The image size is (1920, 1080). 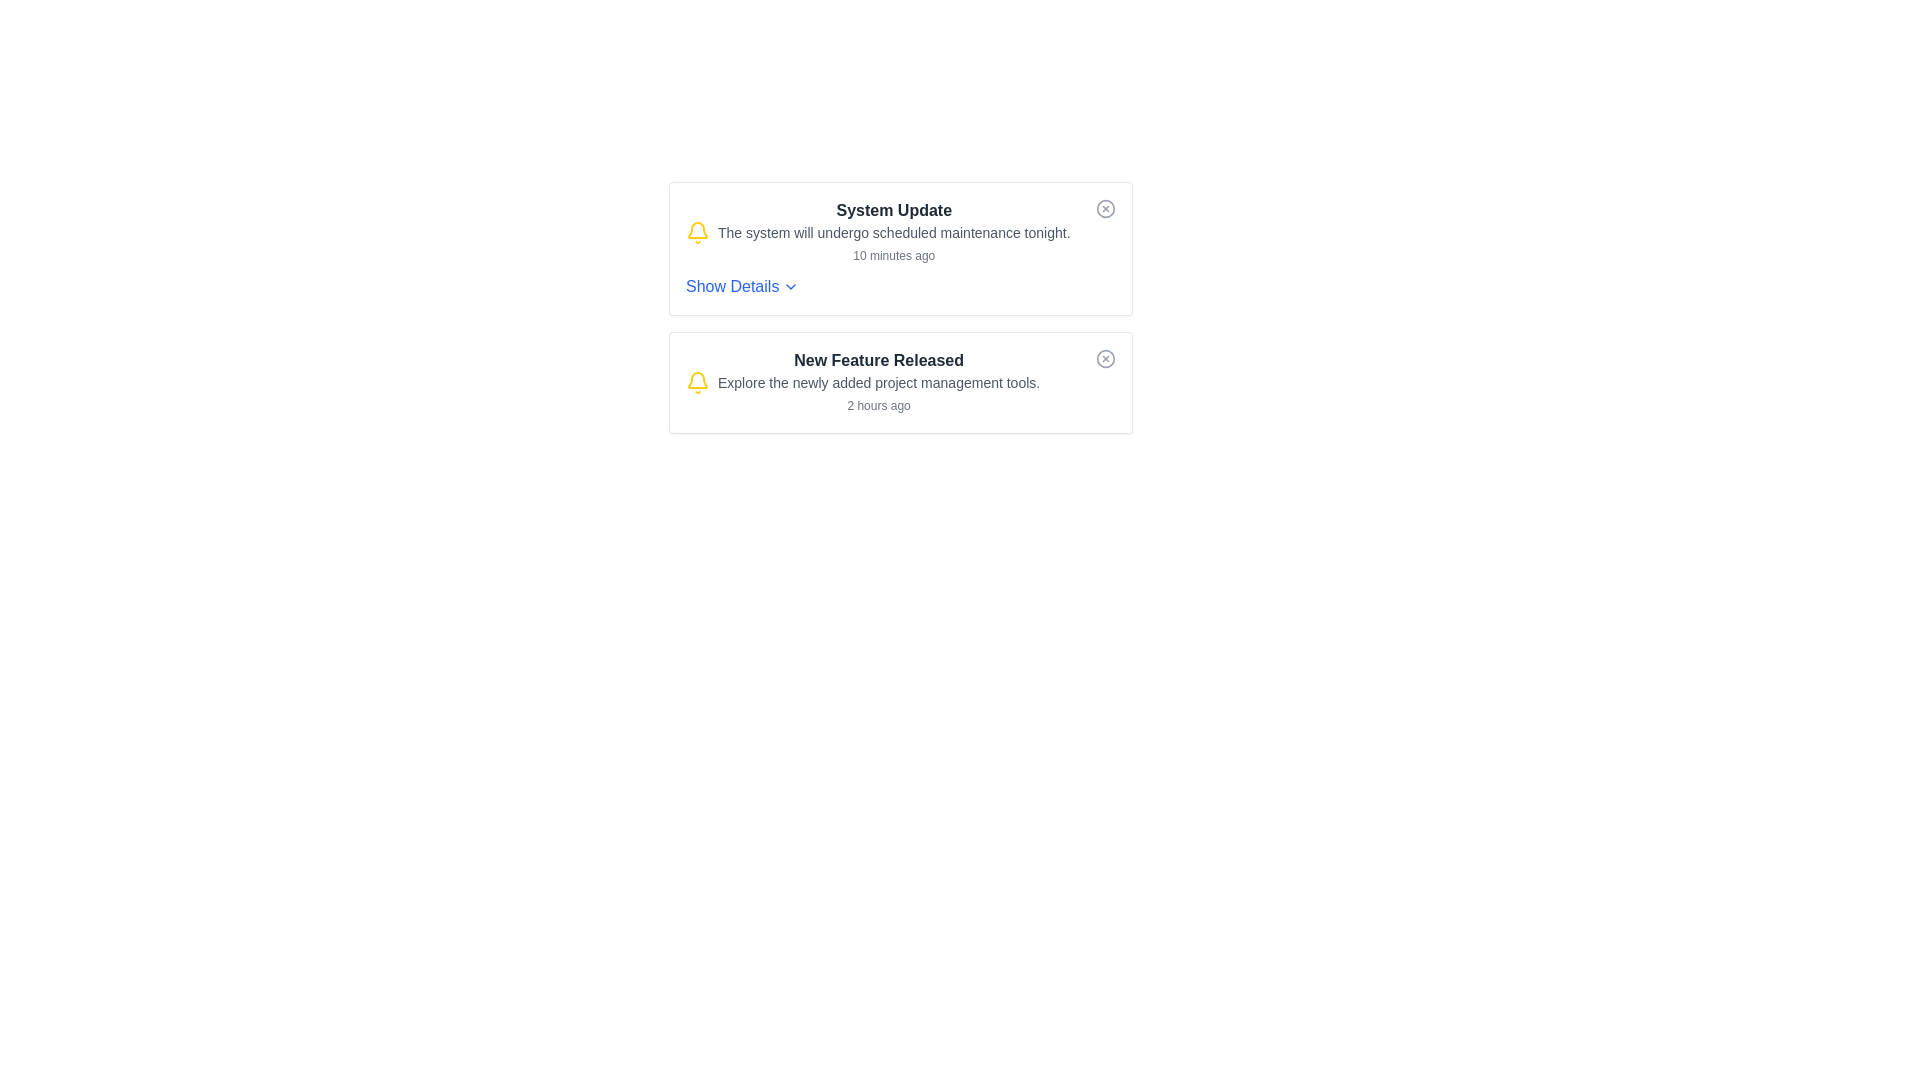 I want to click on the Notification card that displays a summary of a new feature release, located centrally in the lower notification card of a vertical stack, with a yellow bell icon to its left, so click(x=879, y=382).